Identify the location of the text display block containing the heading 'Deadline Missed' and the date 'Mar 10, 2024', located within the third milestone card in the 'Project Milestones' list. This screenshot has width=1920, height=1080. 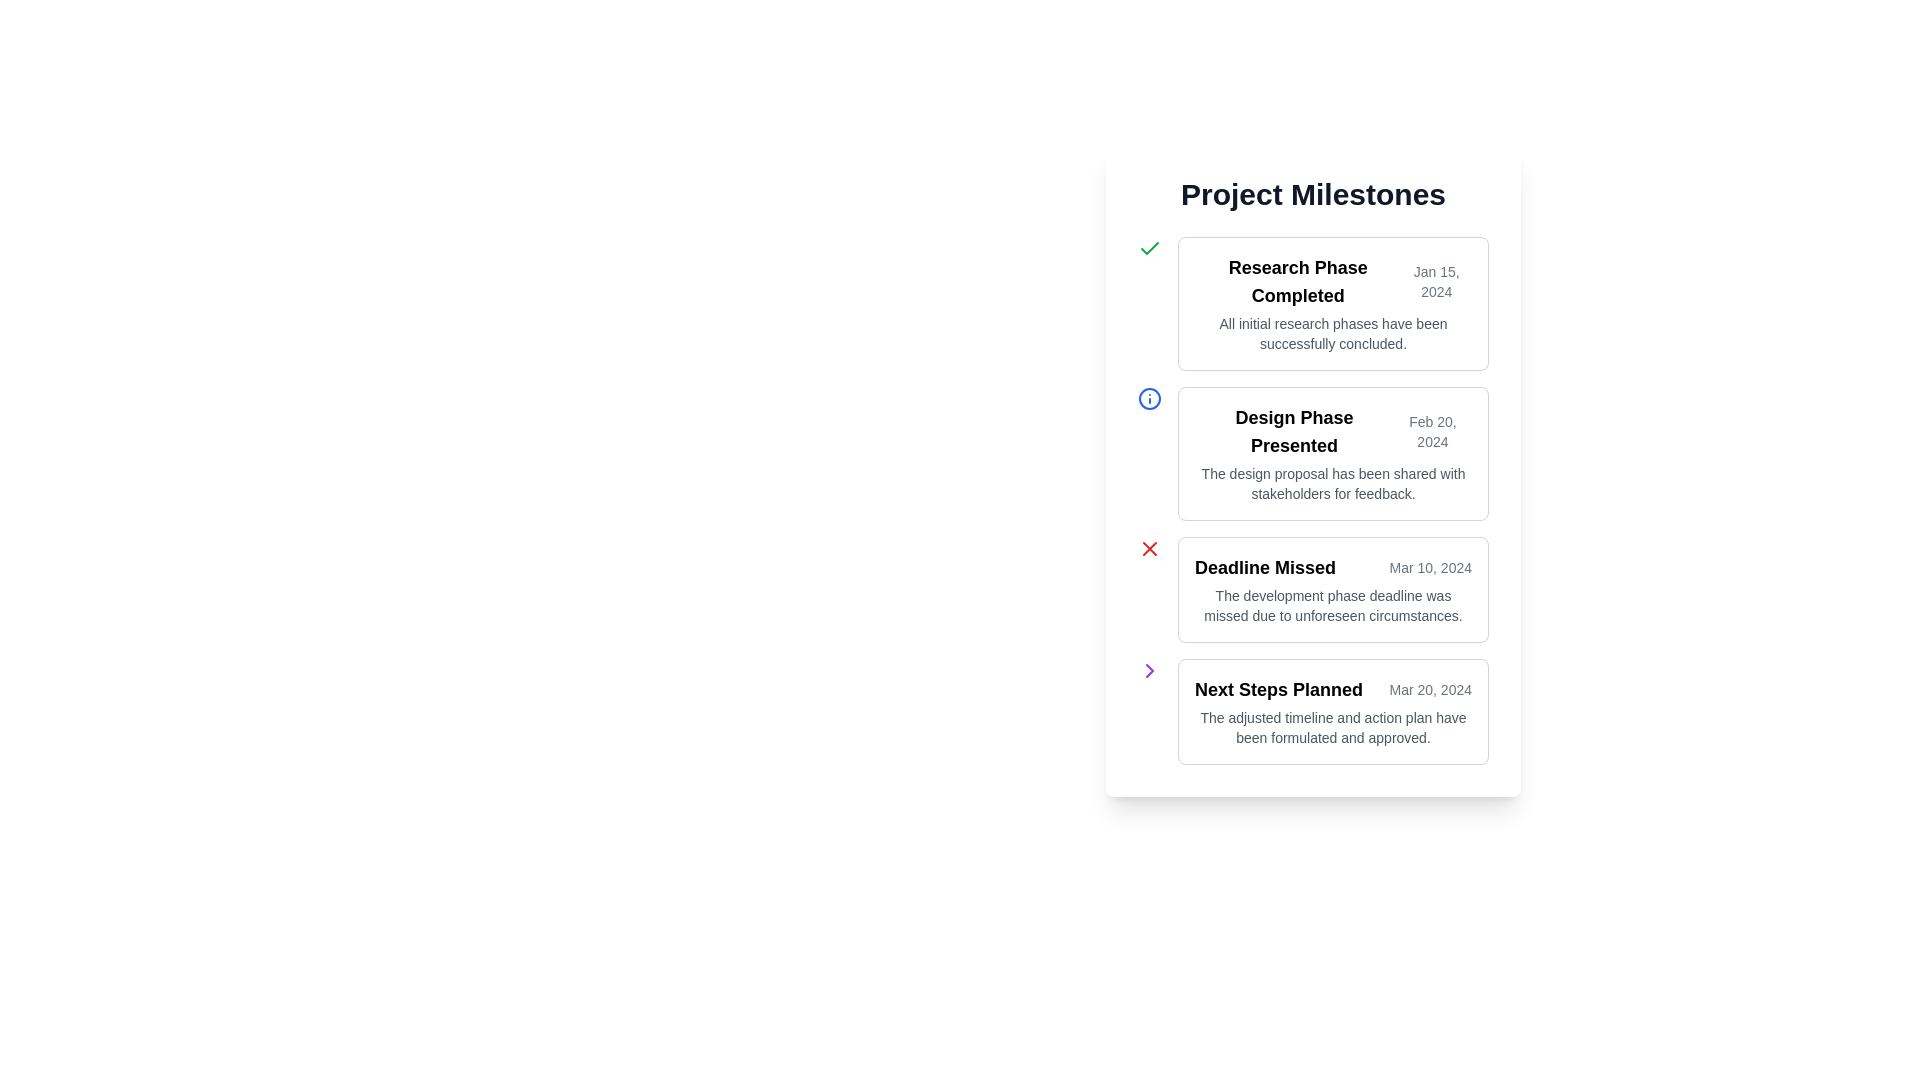
(1333, 567).